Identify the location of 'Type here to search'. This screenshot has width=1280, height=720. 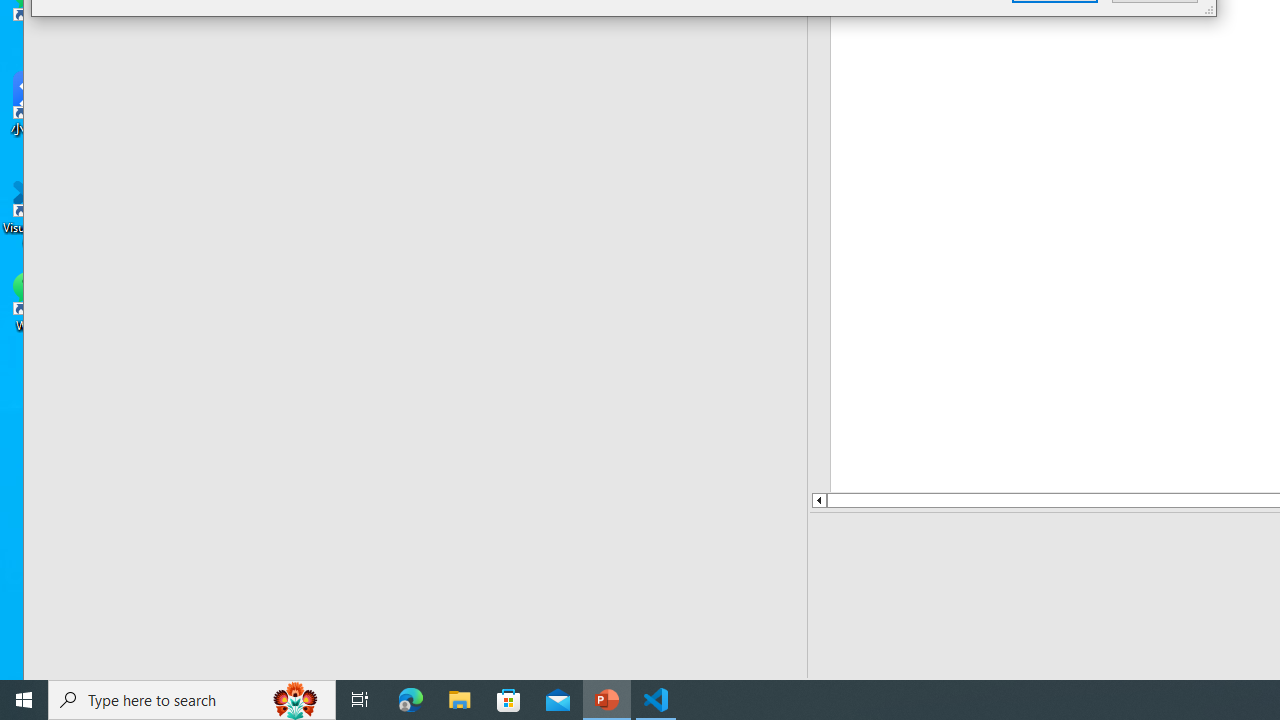
(192, 698).